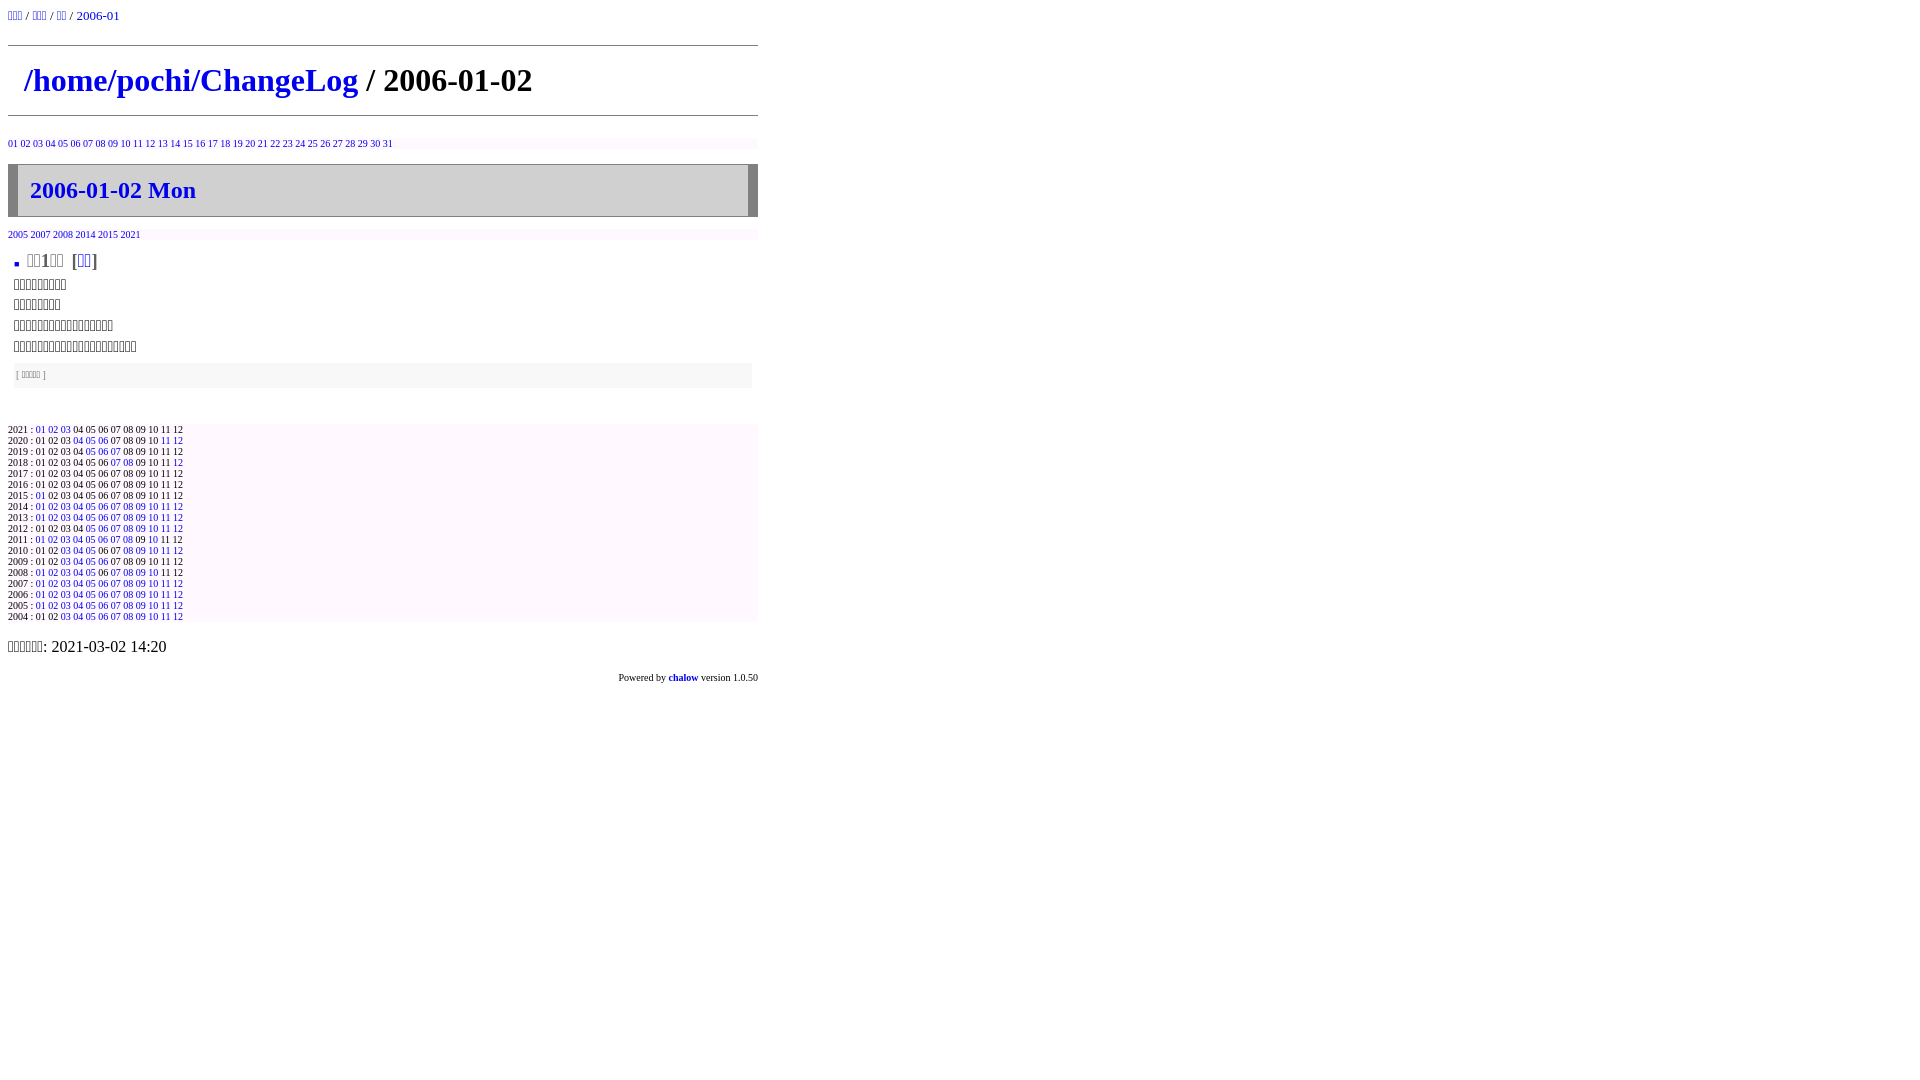  I want to click on '01', so click(35, 428).